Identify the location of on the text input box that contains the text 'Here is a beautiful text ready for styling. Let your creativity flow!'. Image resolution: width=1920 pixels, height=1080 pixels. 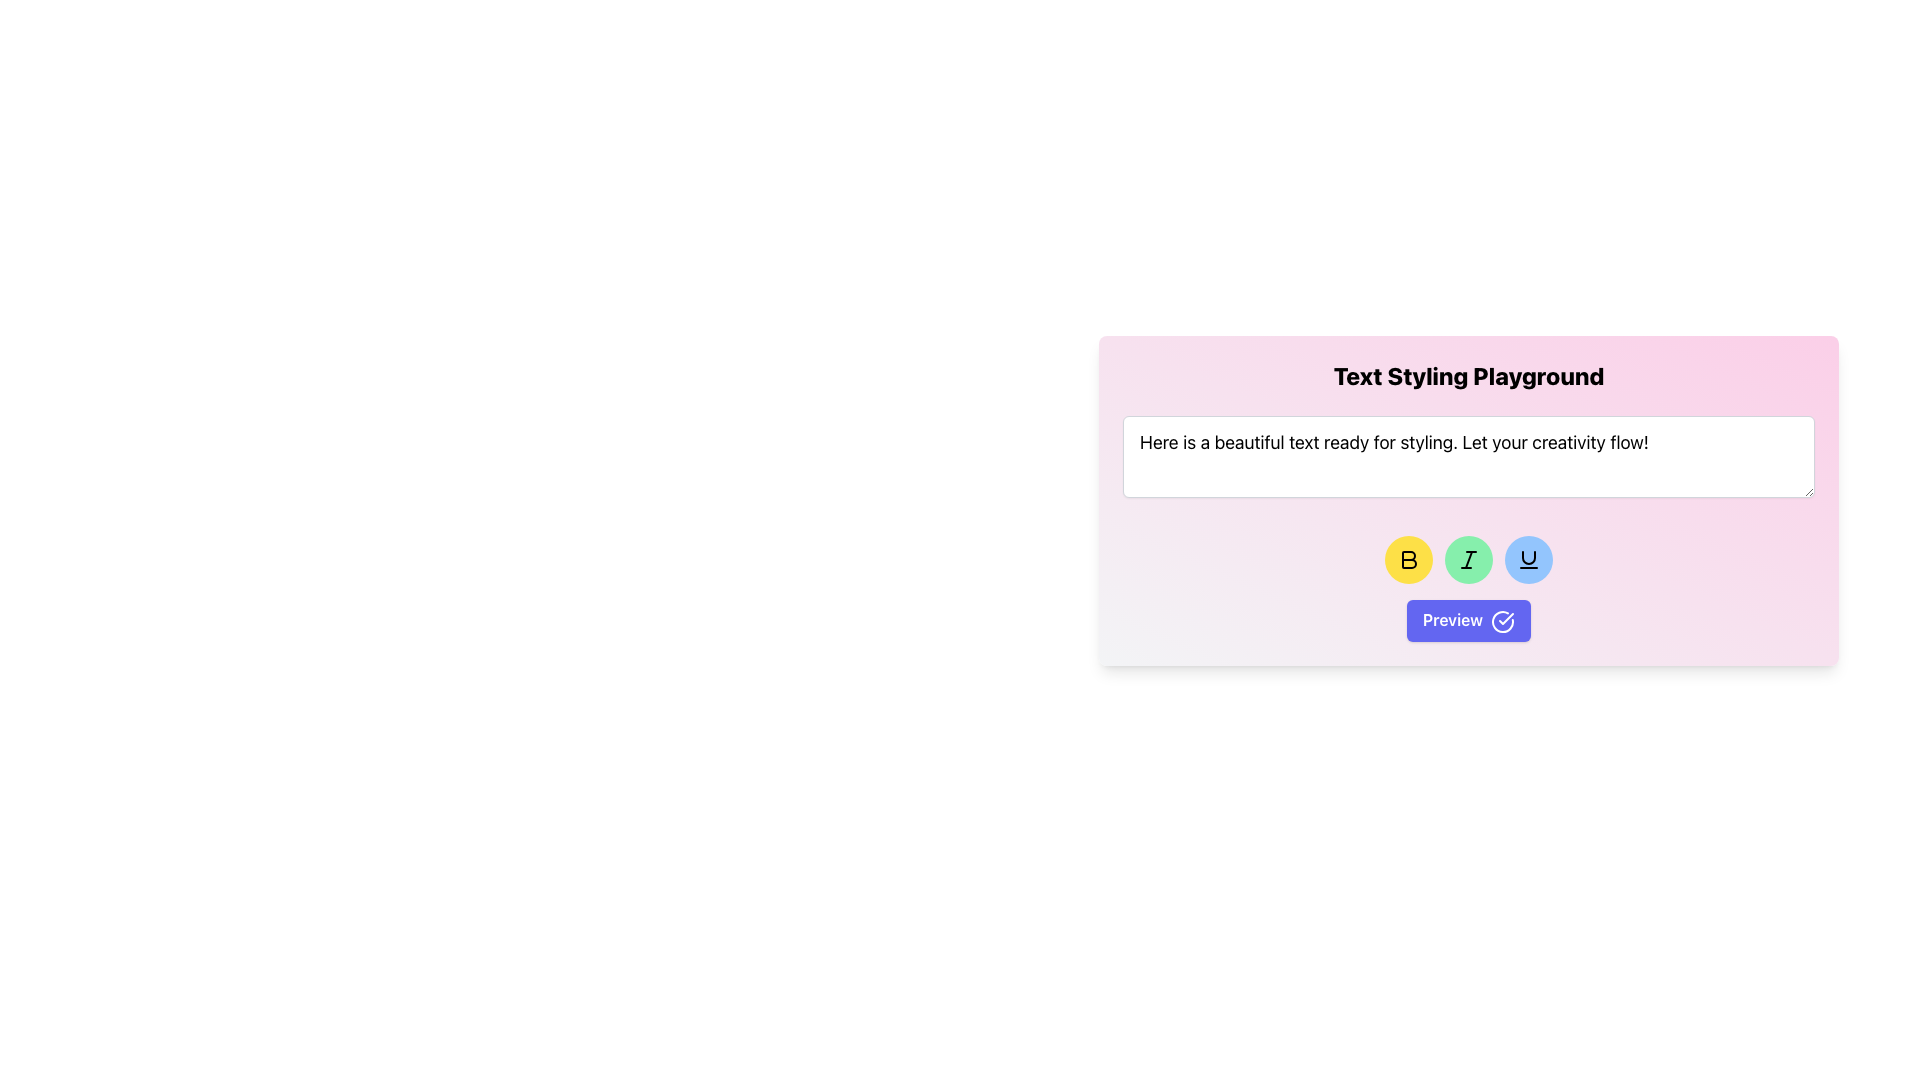
(1468, 566).